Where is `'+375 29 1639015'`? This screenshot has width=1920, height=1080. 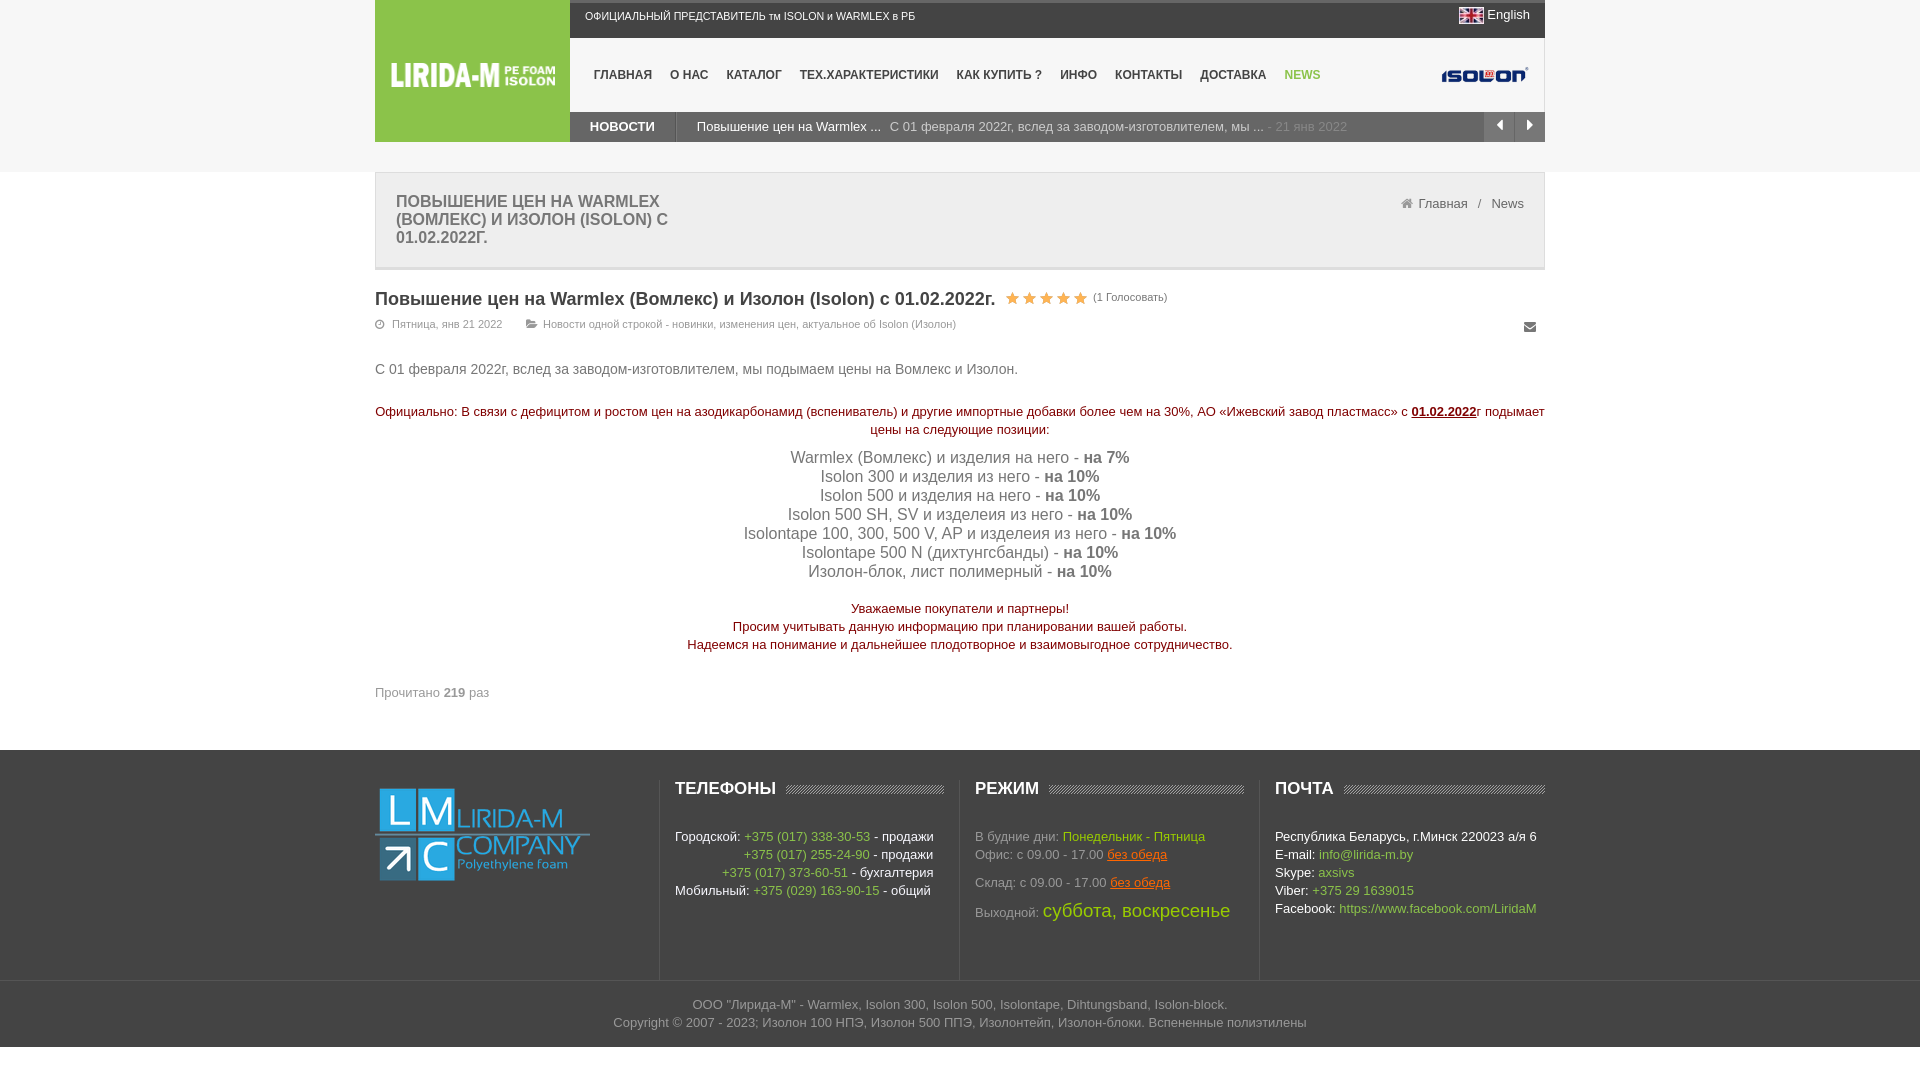
'+375 29 1639015' is located at coordinates (1362, 889).